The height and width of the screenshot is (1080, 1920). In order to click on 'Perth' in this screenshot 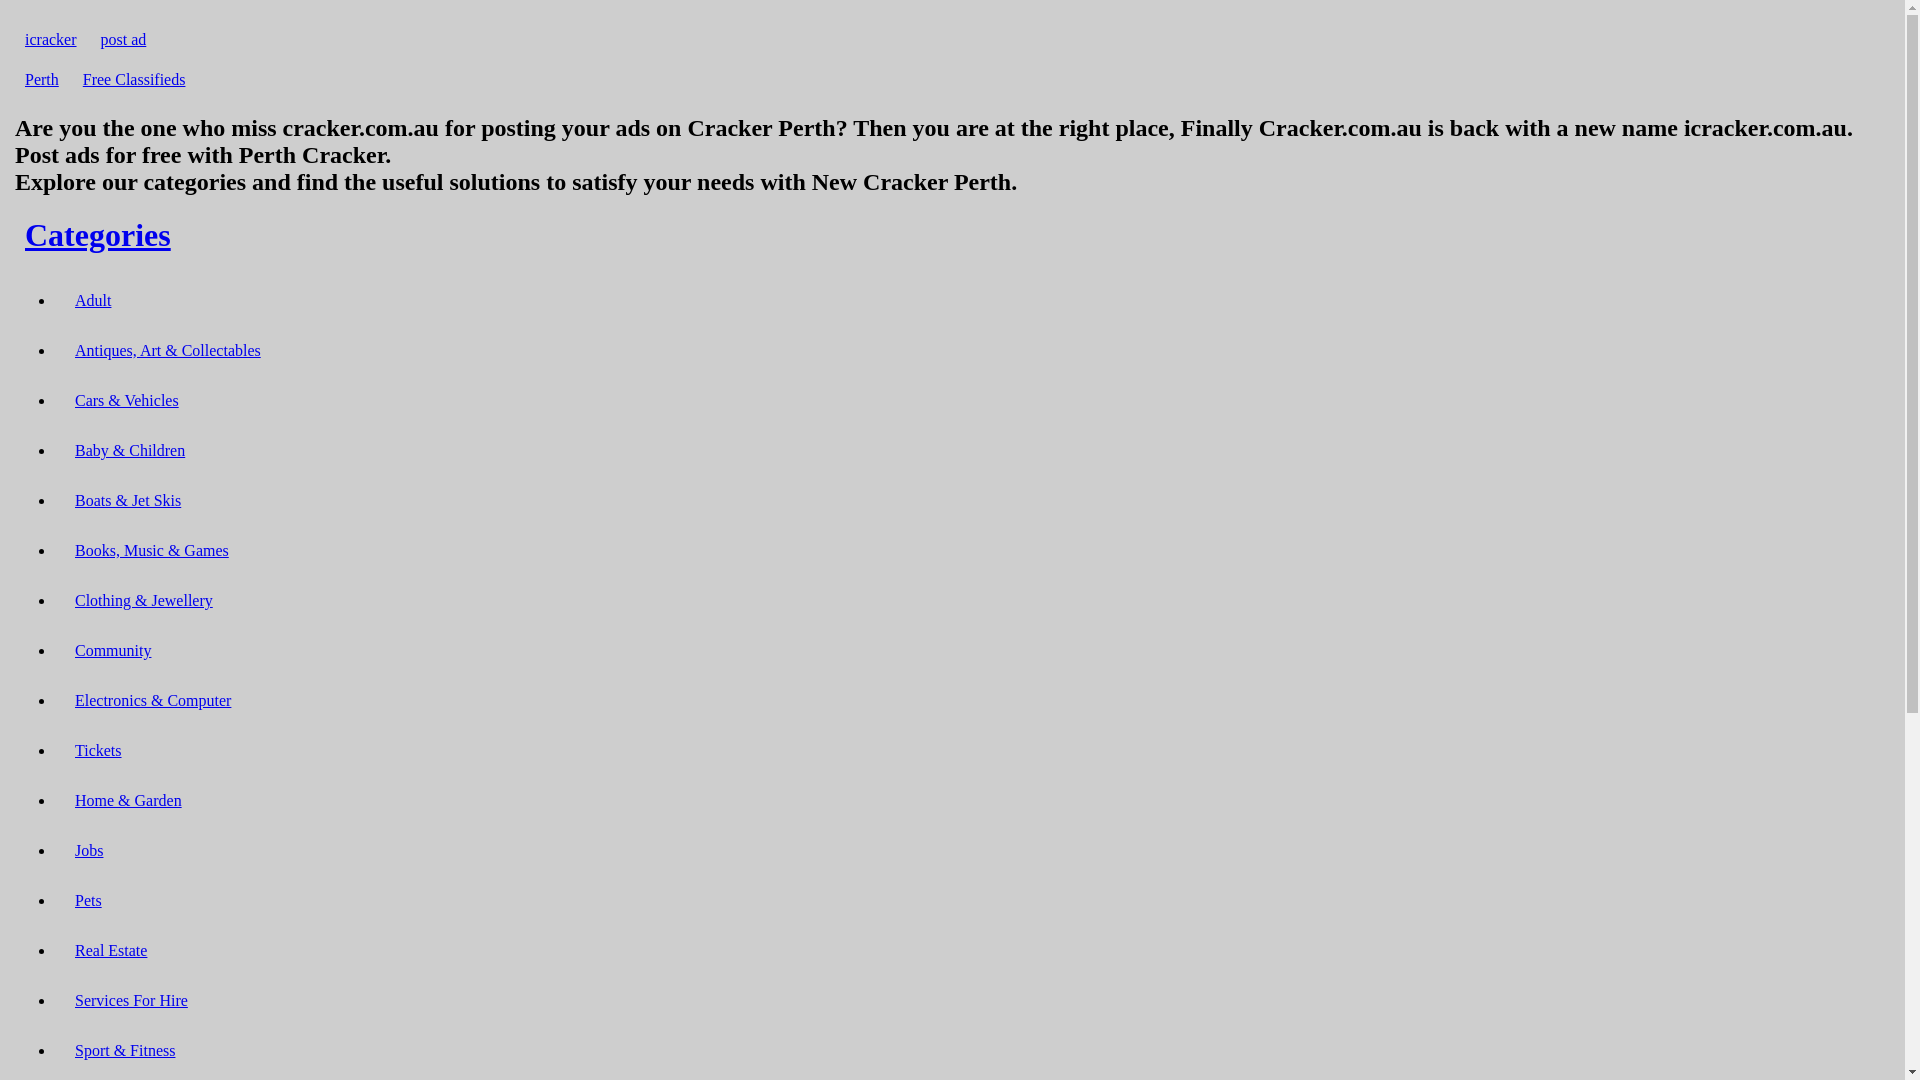, I will do `click(14, 78)`.